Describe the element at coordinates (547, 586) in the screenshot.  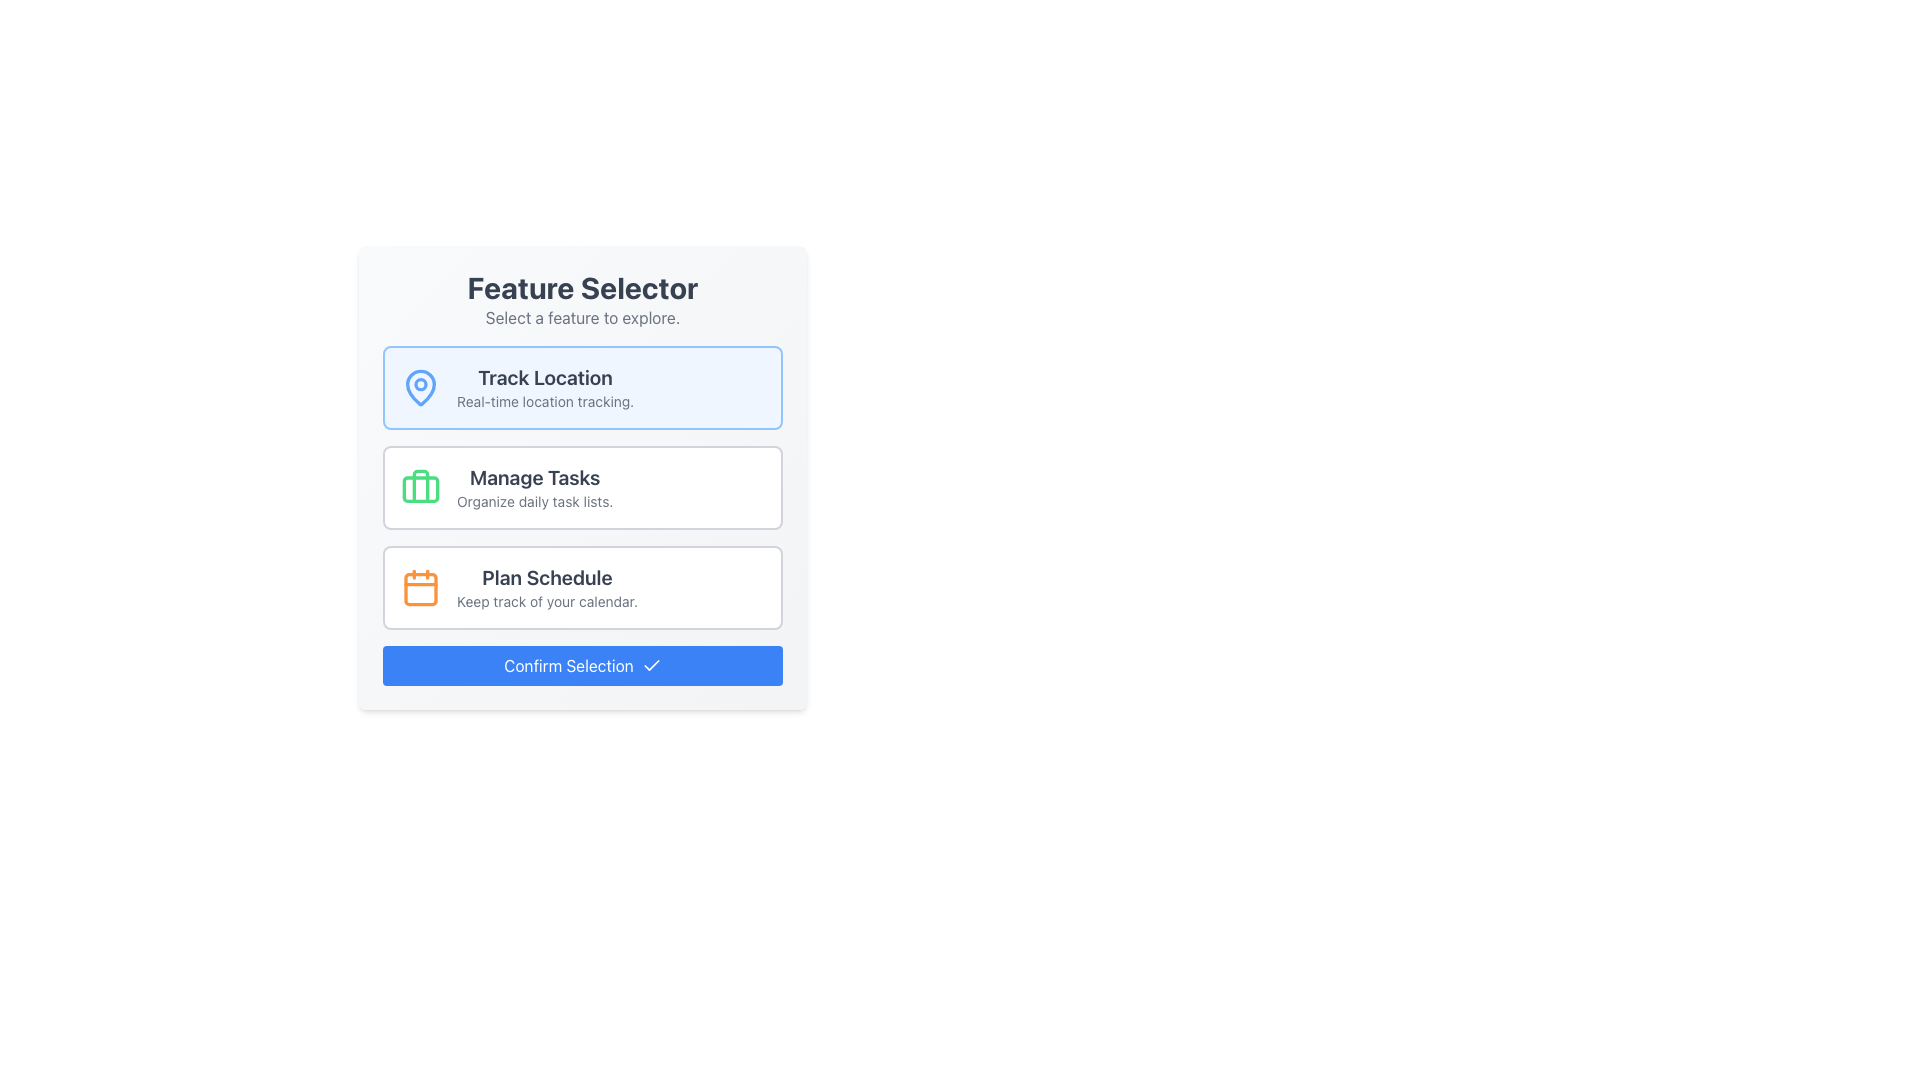
I see `the 'Plan Schedule' text and icon combination, which is the third option in the 'Feature Selector' panel, aligned with an orange calendar icon` at that location.